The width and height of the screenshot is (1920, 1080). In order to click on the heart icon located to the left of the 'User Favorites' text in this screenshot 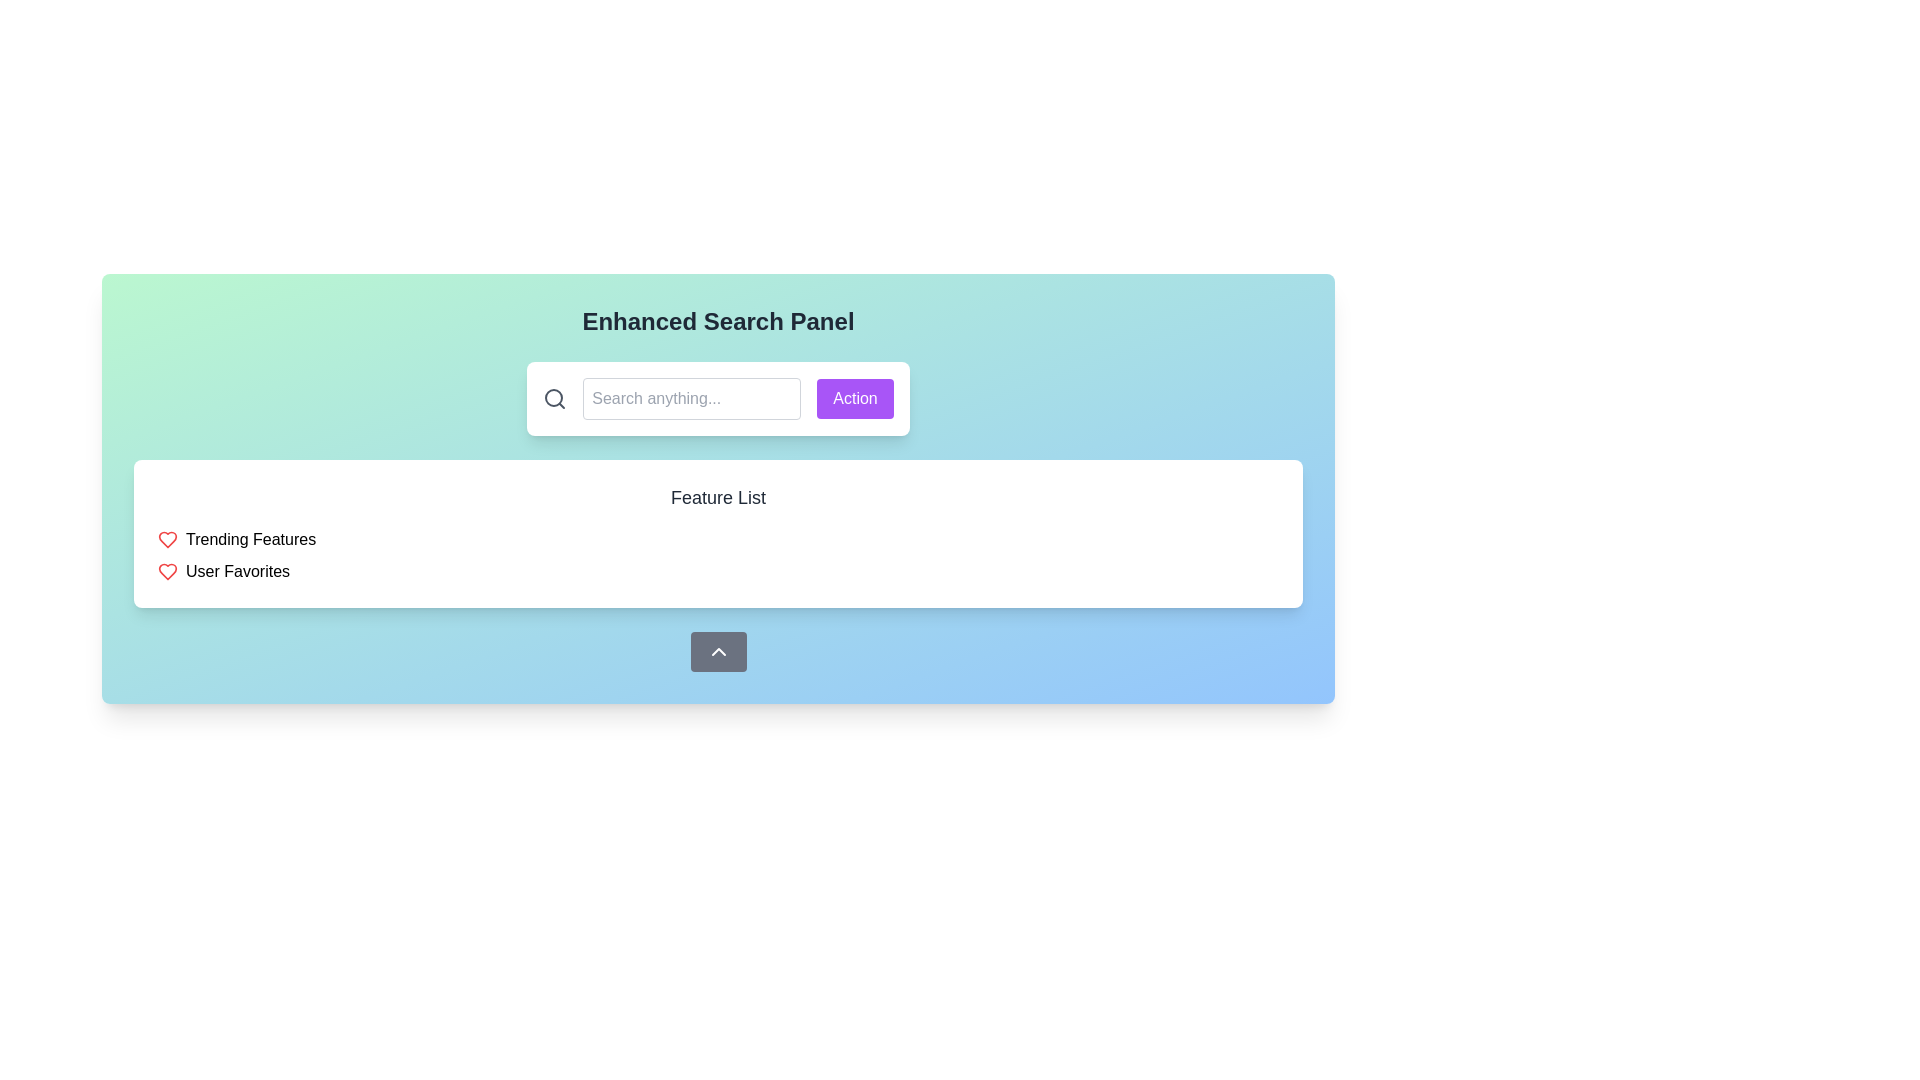, I will do `click(168, 571)`.